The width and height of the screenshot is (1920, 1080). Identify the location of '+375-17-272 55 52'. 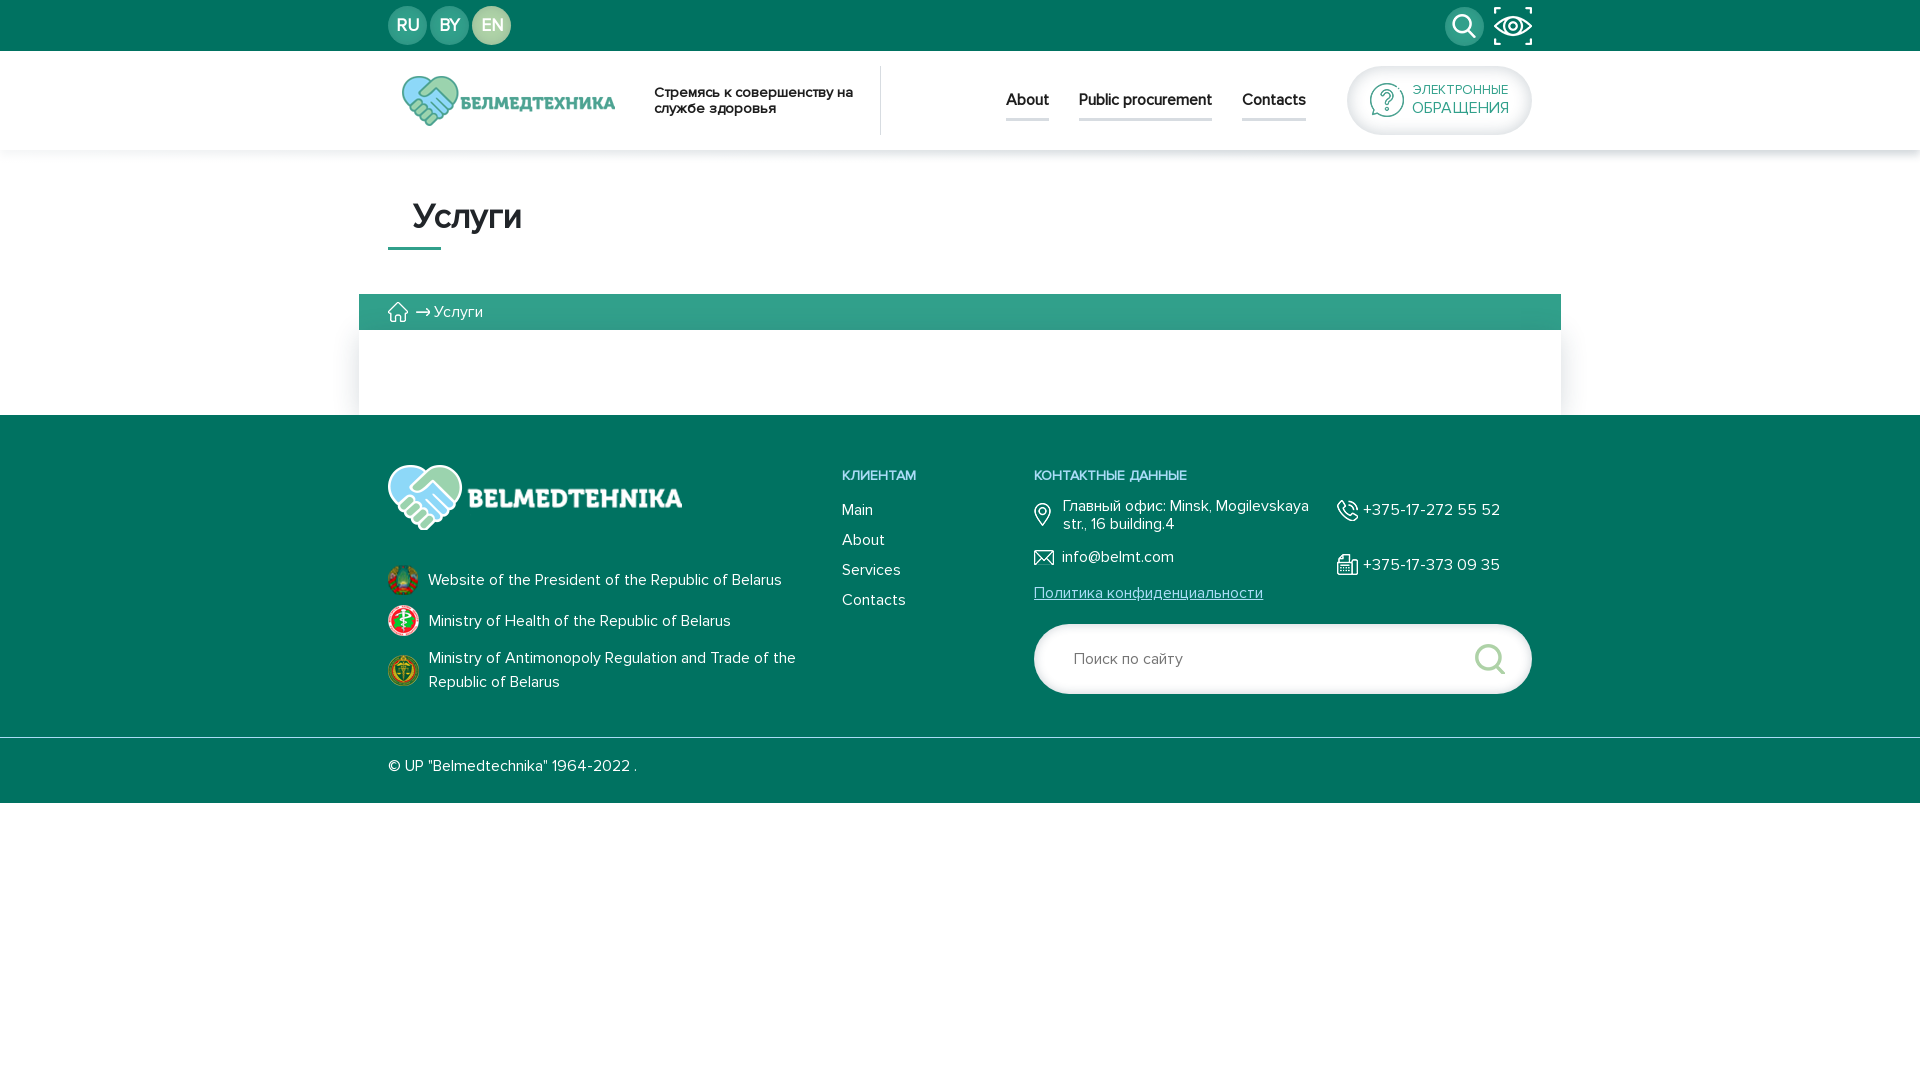
(1417, 508).